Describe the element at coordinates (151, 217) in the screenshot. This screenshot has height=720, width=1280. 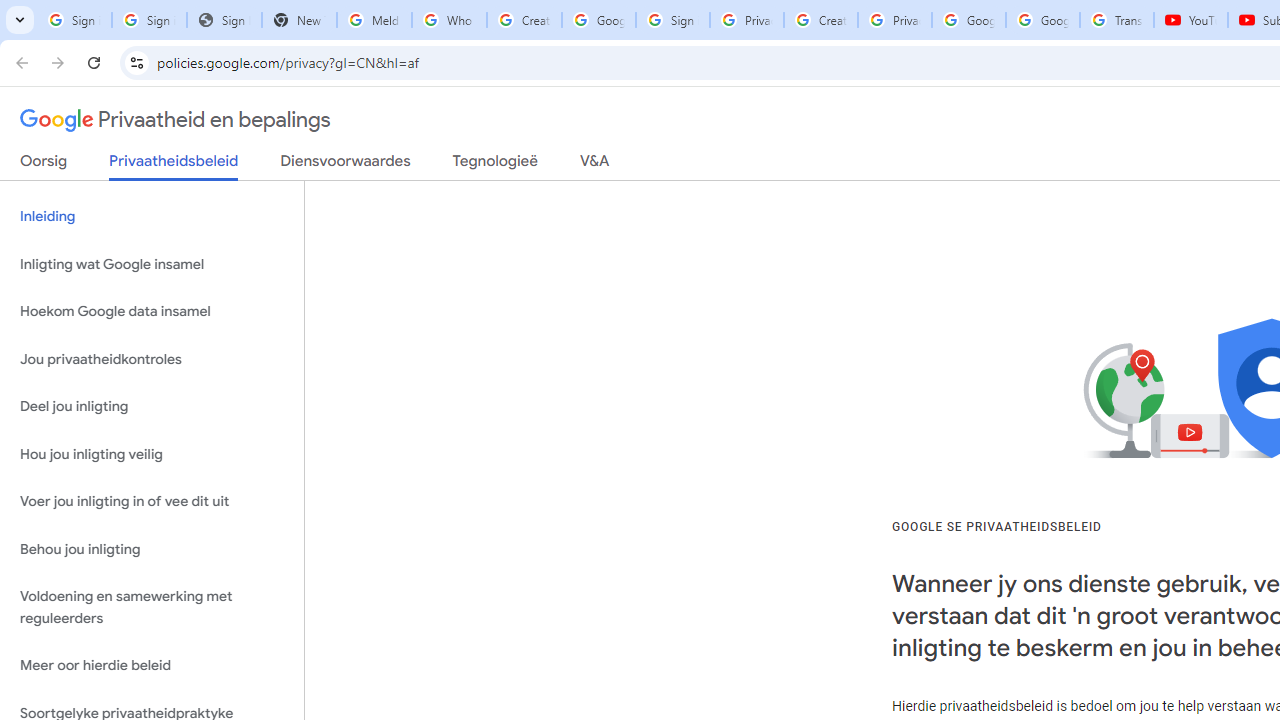
I see `'Inleiding'` at that location.